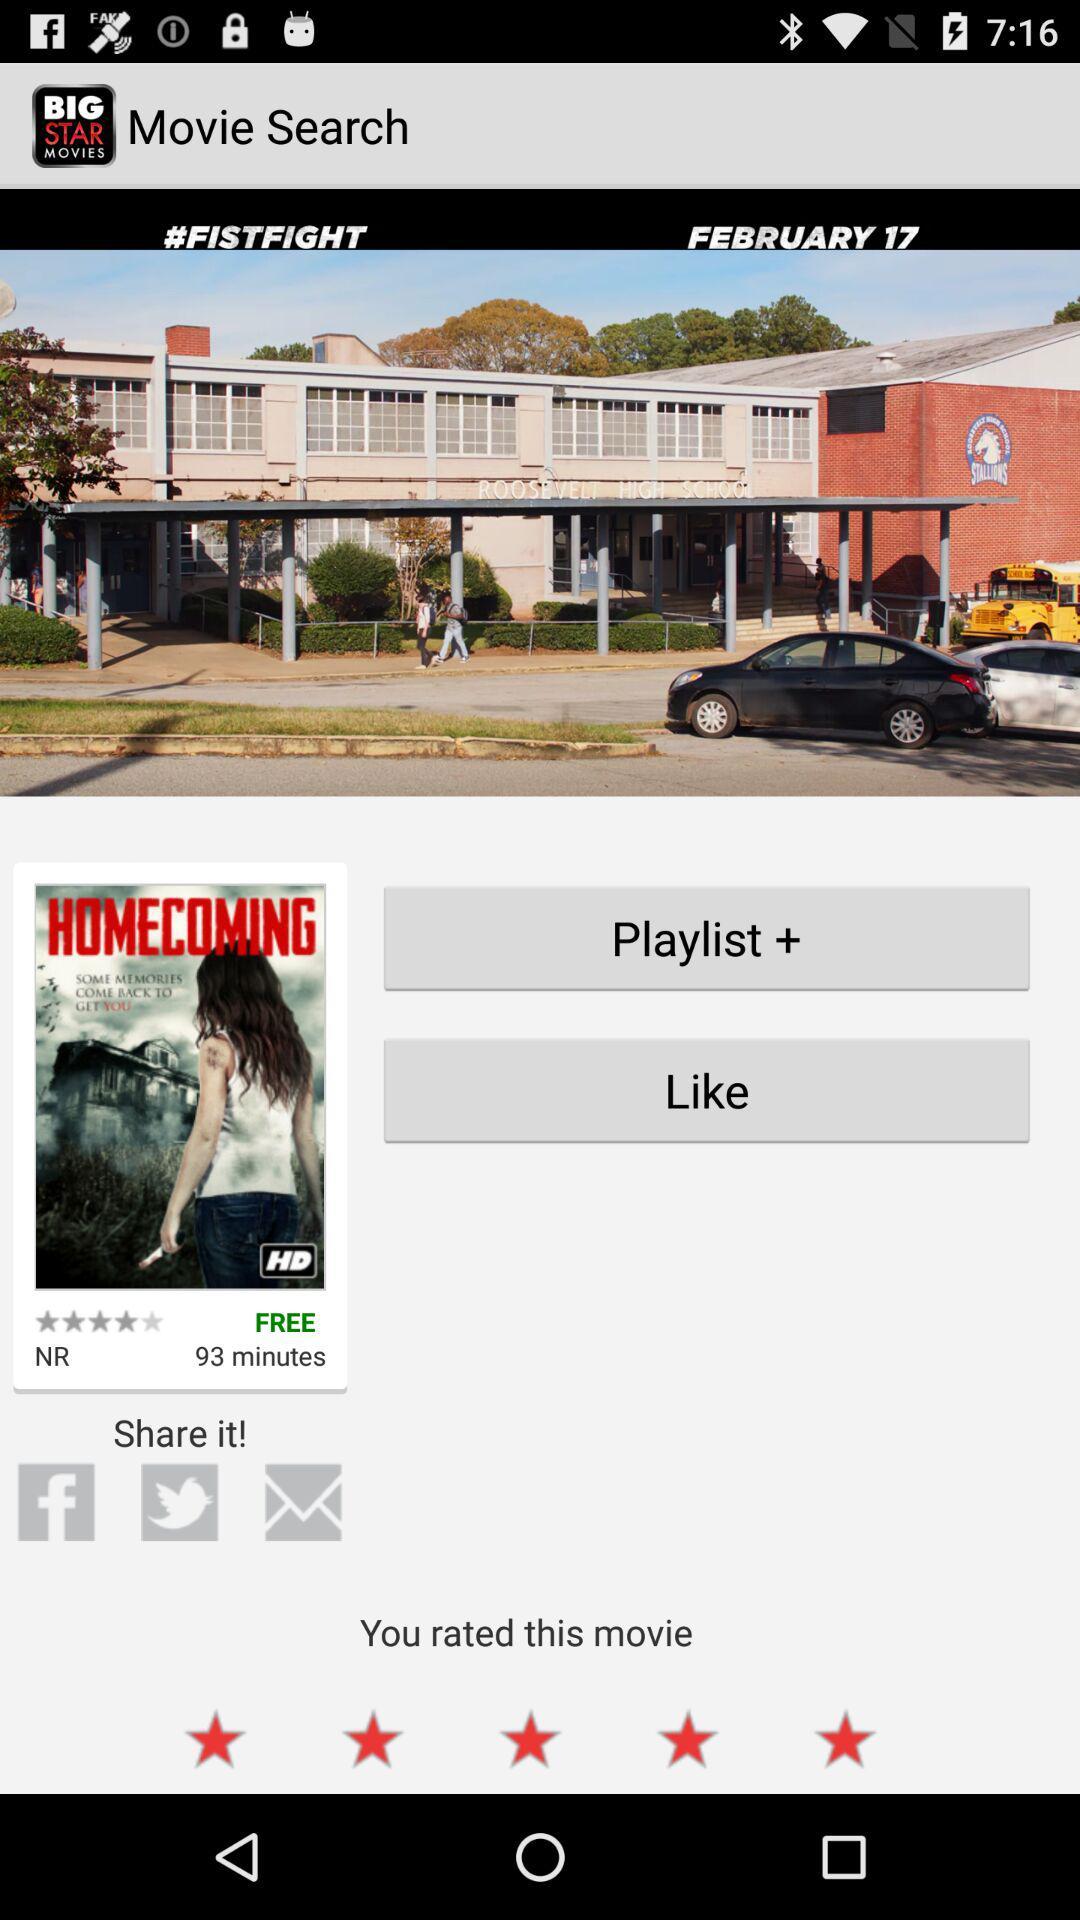  What do you see at coordinates (841, 1861) in the screenshot?
I see `the star icon` at bounding box center [841, 1861].